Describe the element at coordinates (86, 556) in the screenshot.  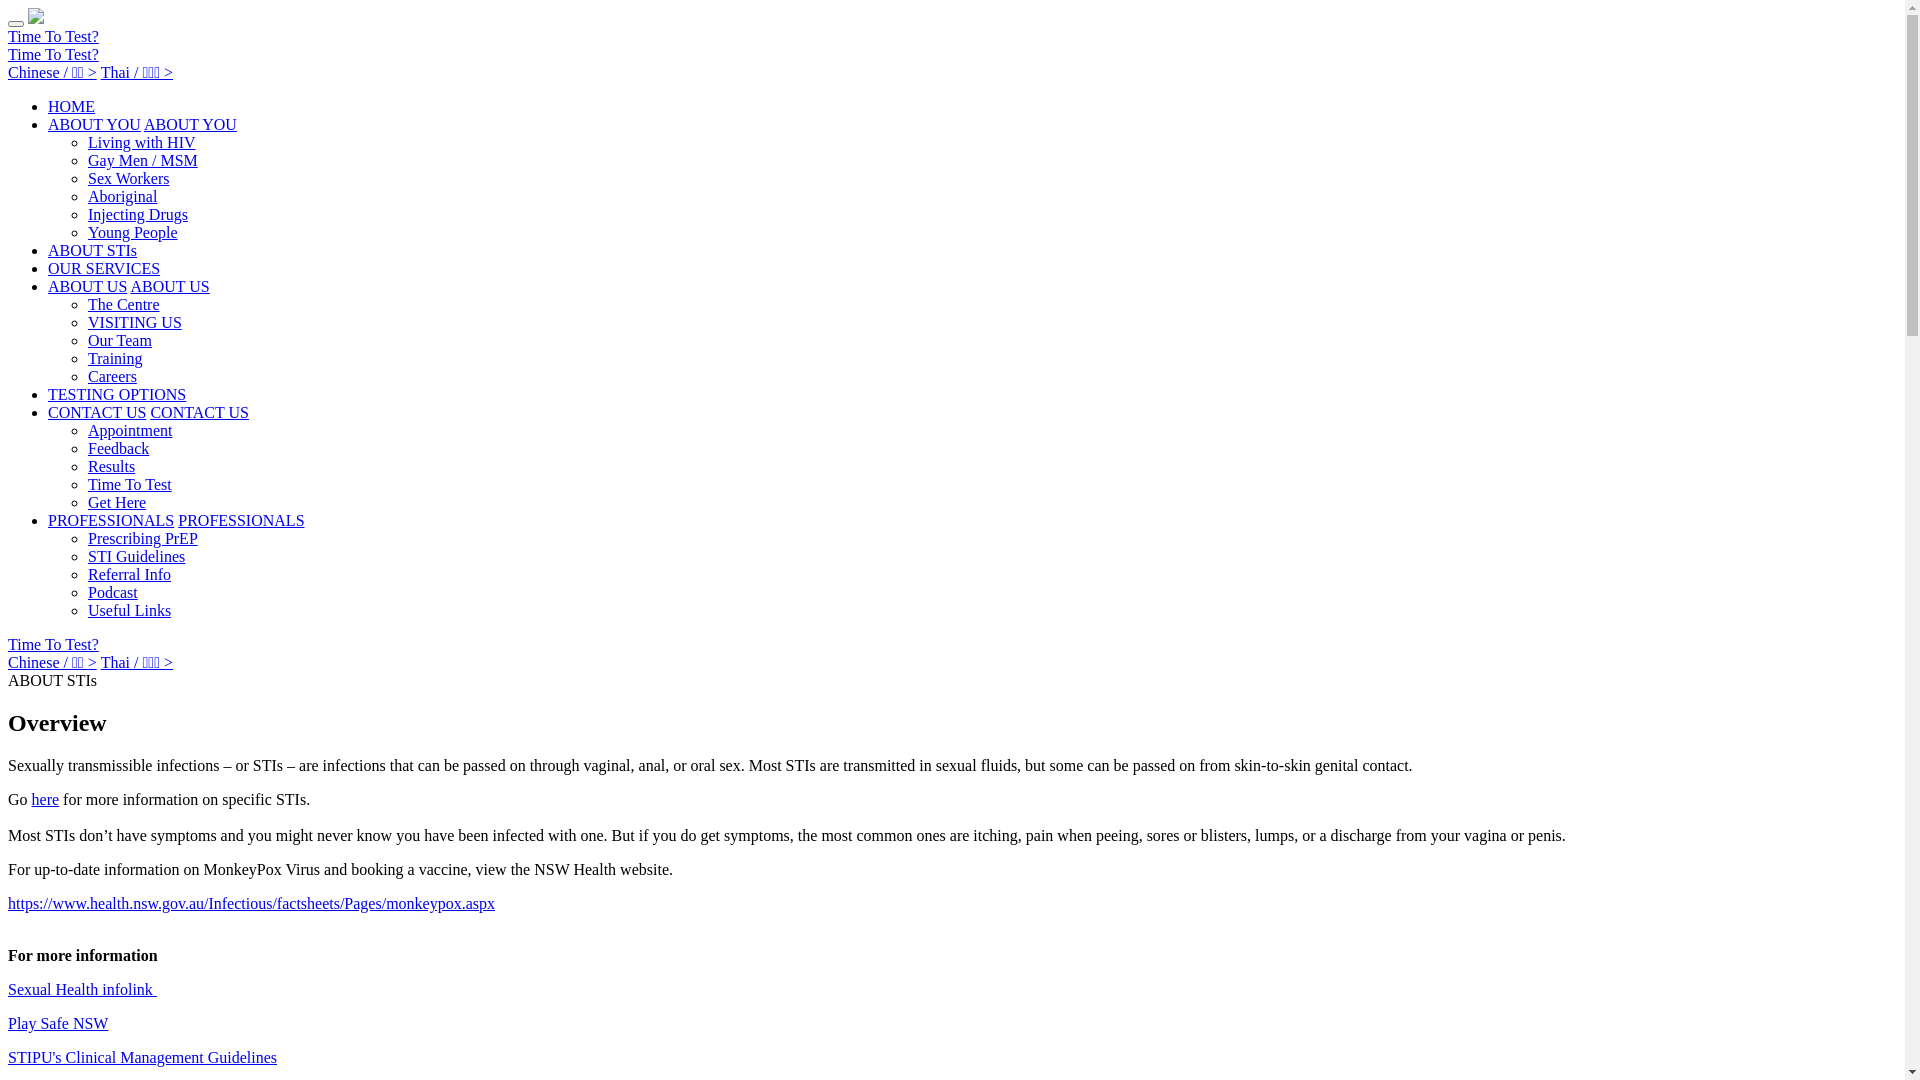
I see `'STI Guidelines'` at that location.